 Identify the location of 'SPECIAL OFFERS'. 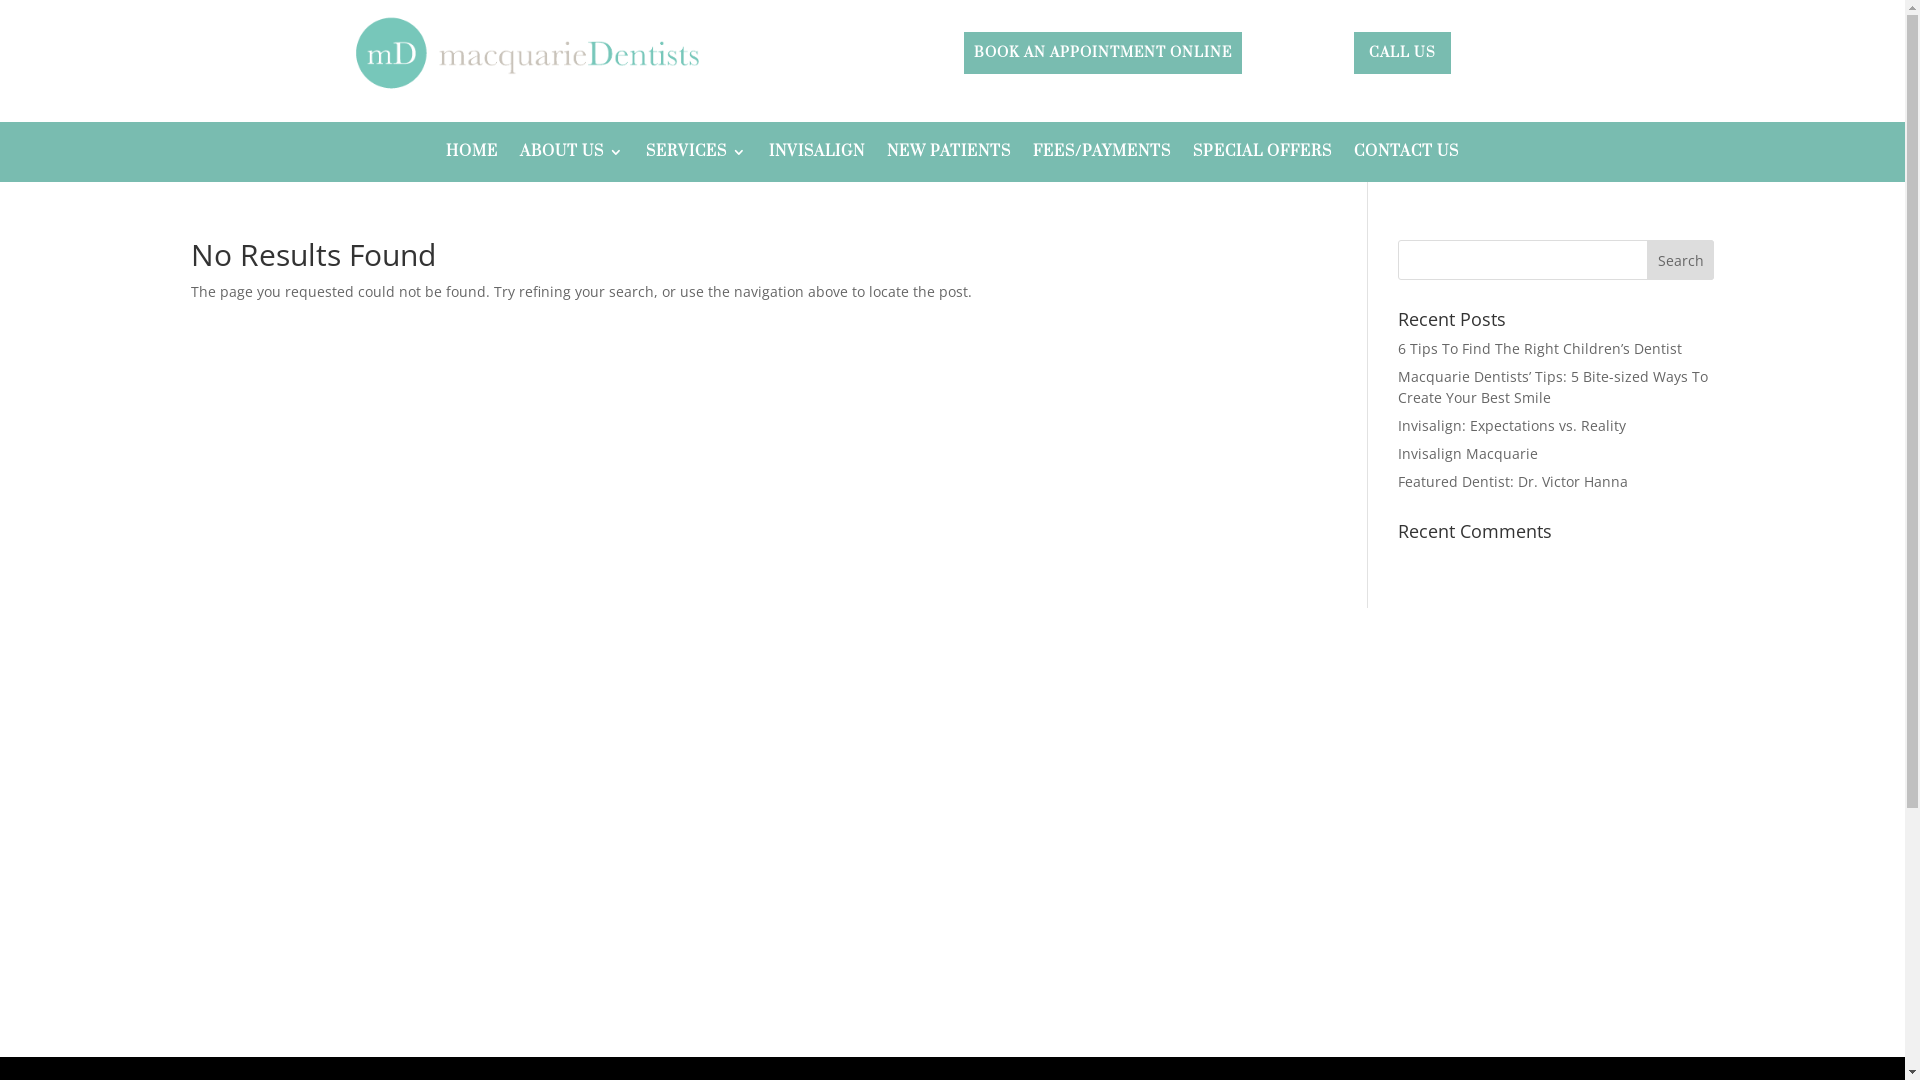
(1261, 154).